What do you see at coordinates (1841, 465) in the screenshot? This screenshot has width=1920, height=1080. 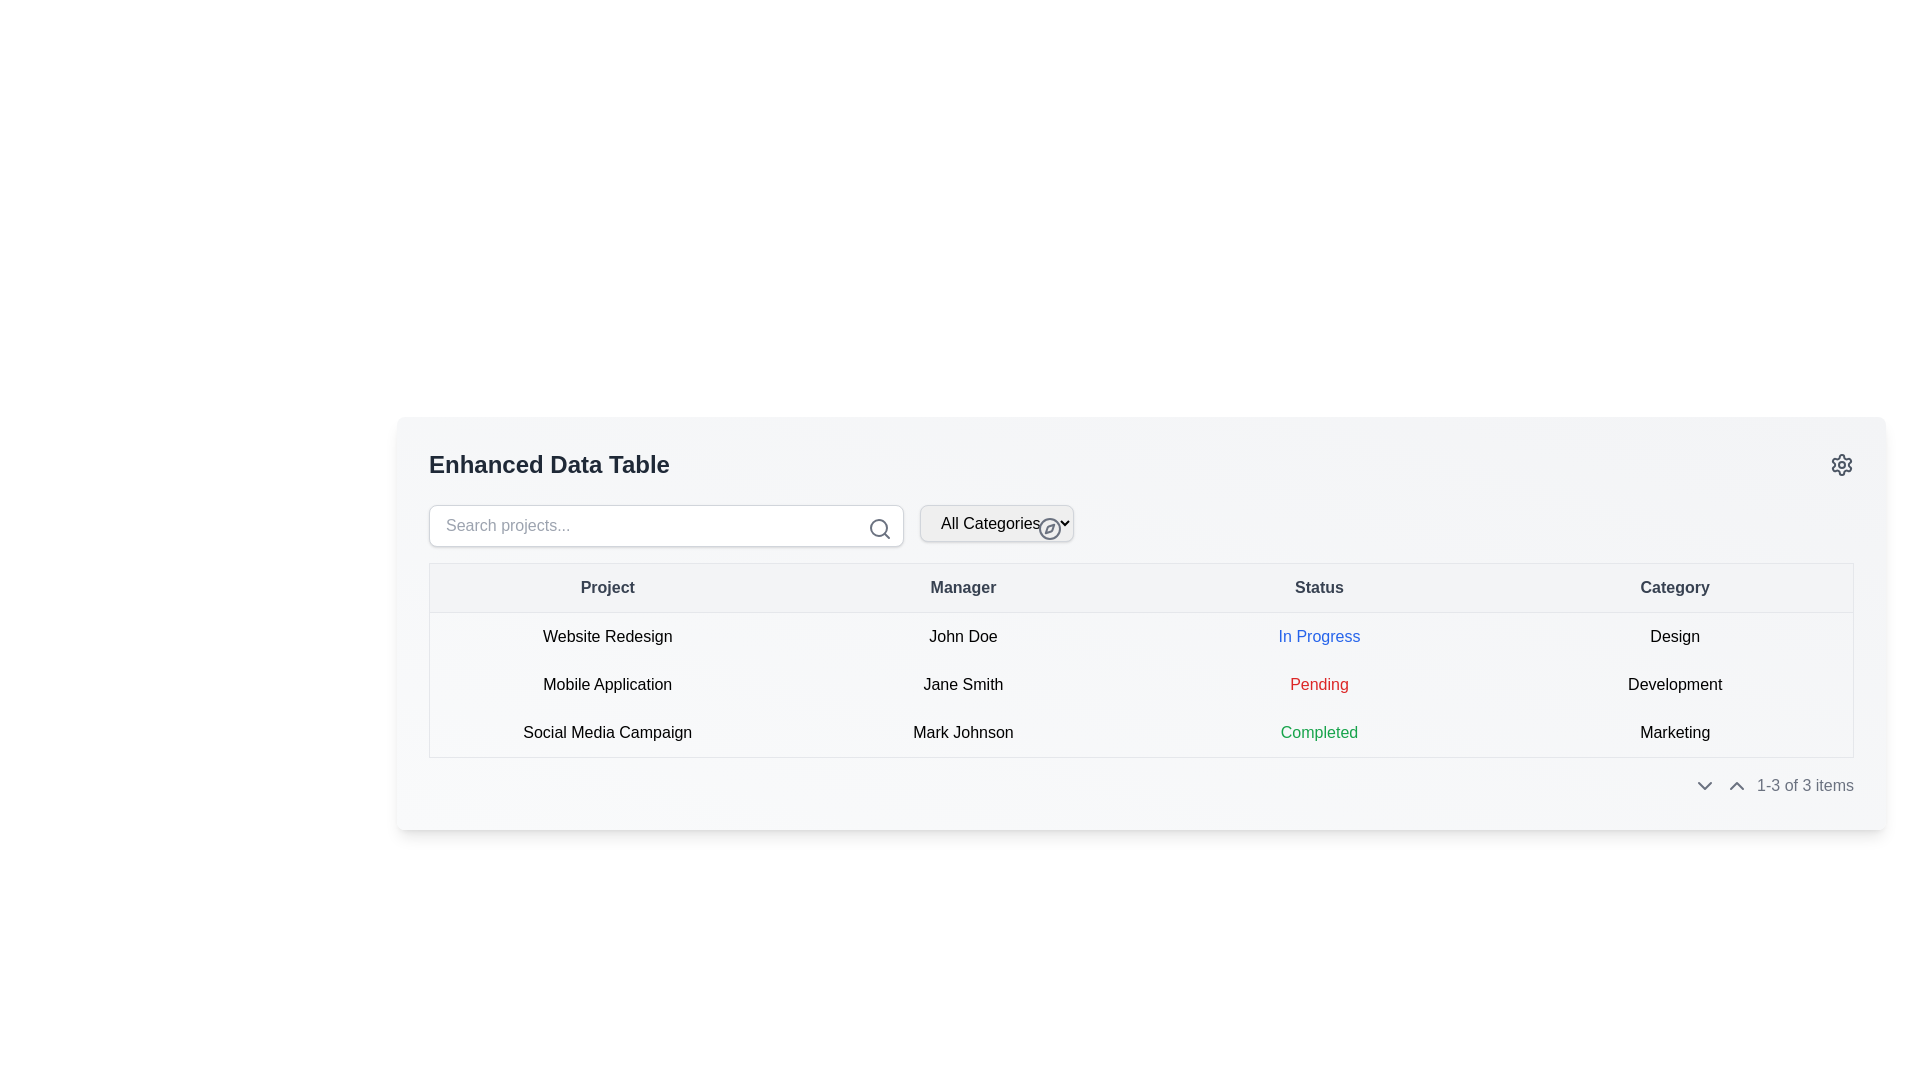 I see `the gear-shaped settings icon located in the top-right corner of the interface` at bounding box center [1841, 465].